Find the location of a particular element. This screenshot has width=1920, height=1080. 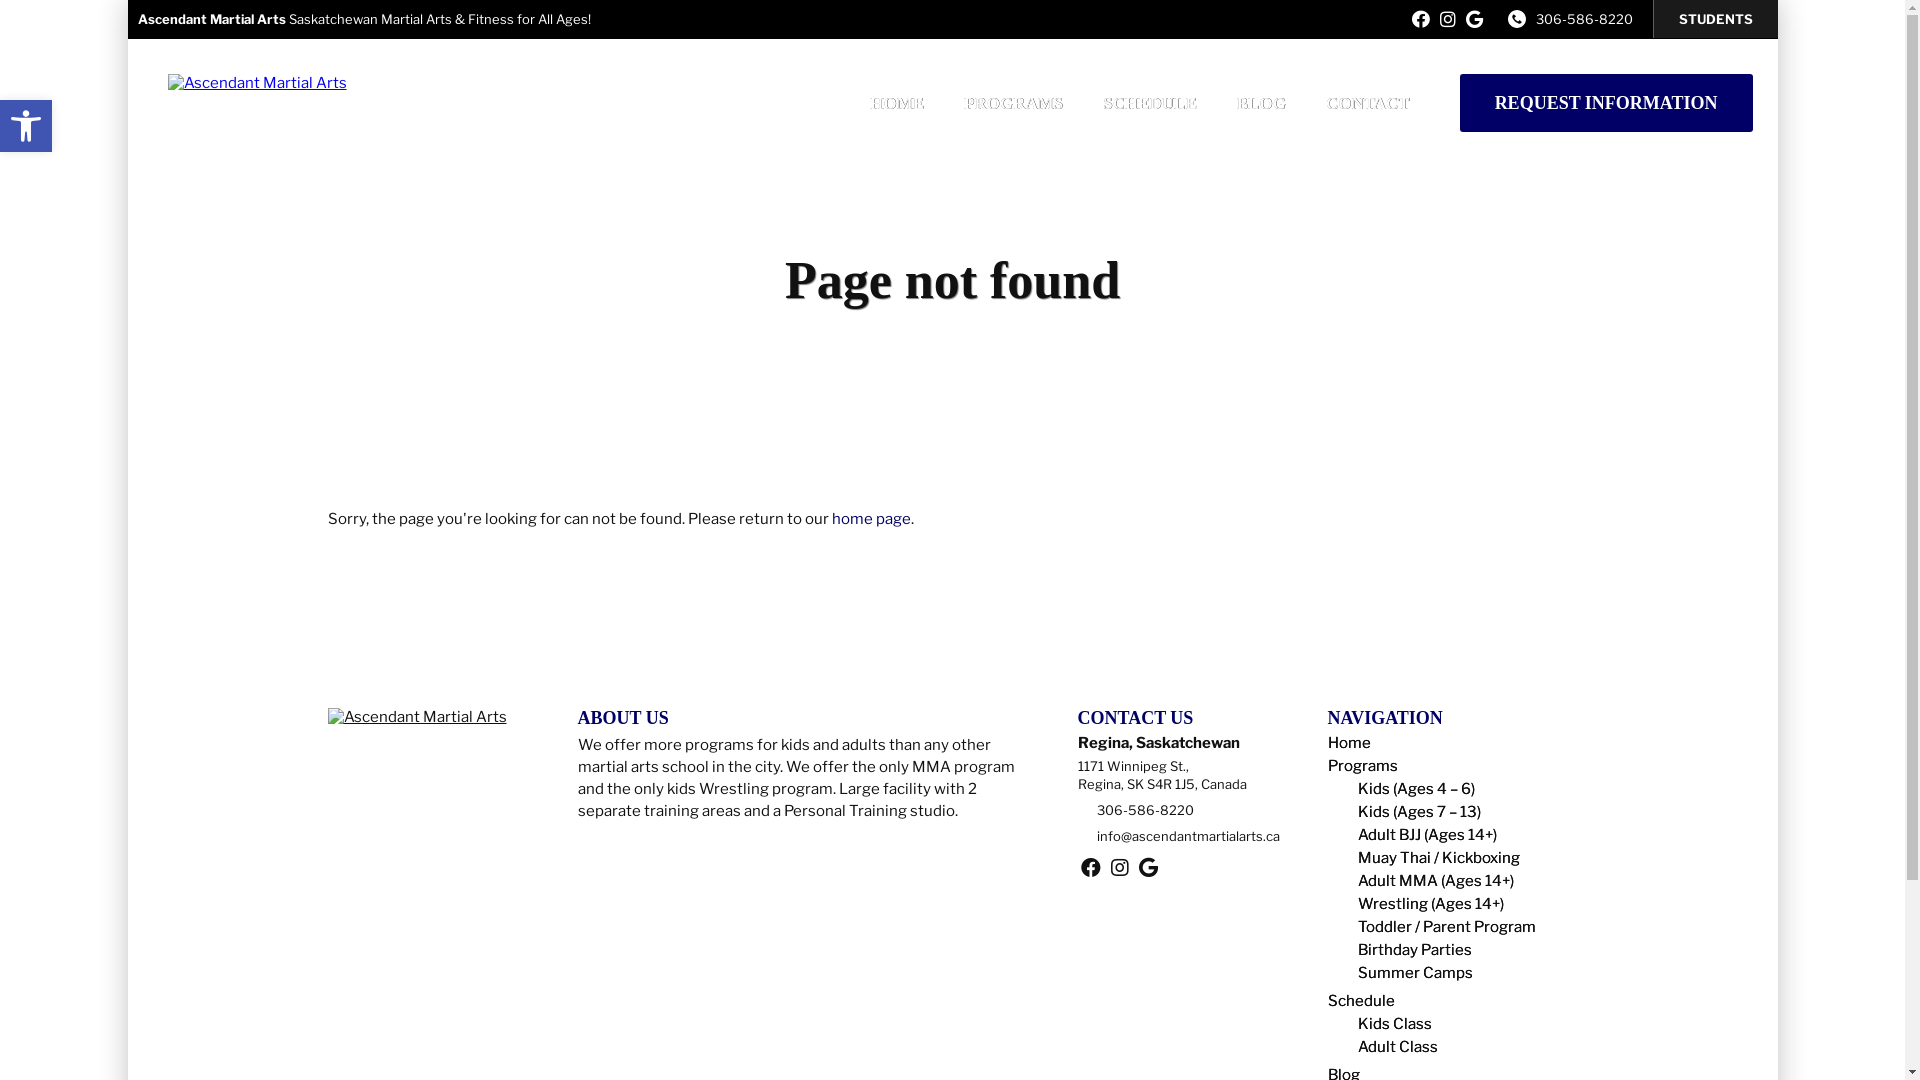

'CONTACT' is located at coordinates (1305, 102).